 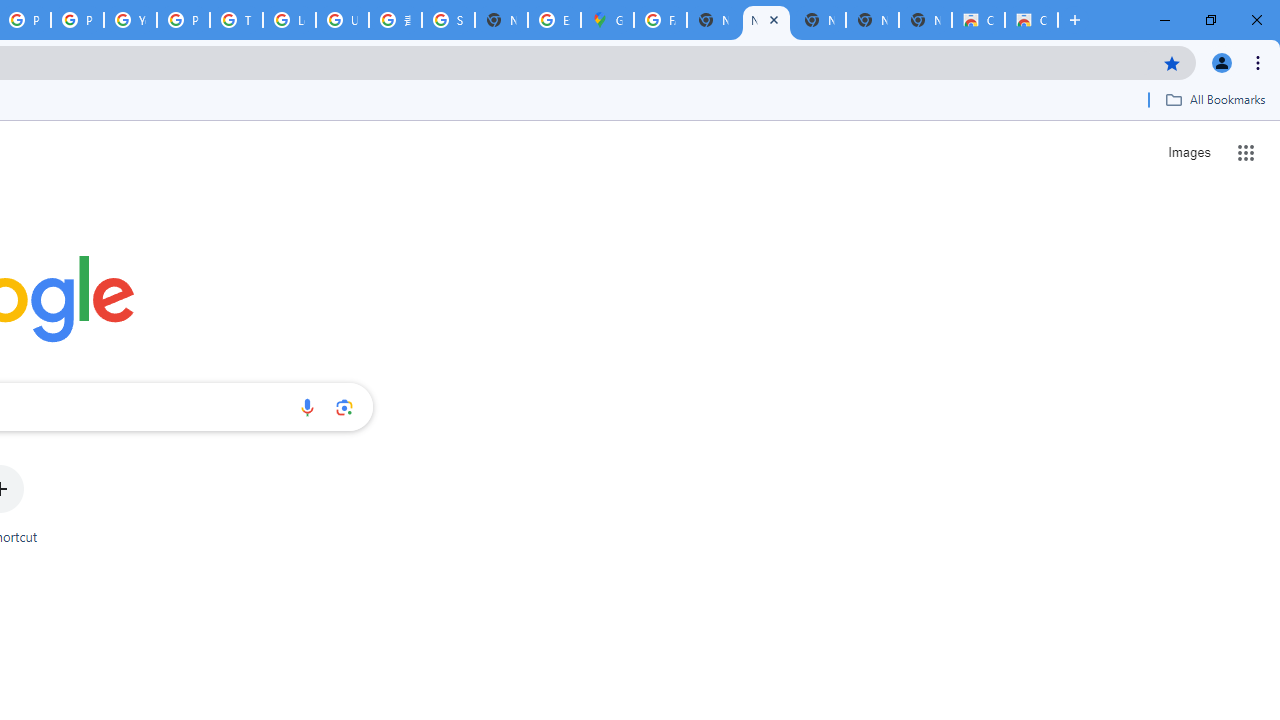 I want to click on 'Classic Blue - Chrome Web Store', so click(x=1031, y=20).